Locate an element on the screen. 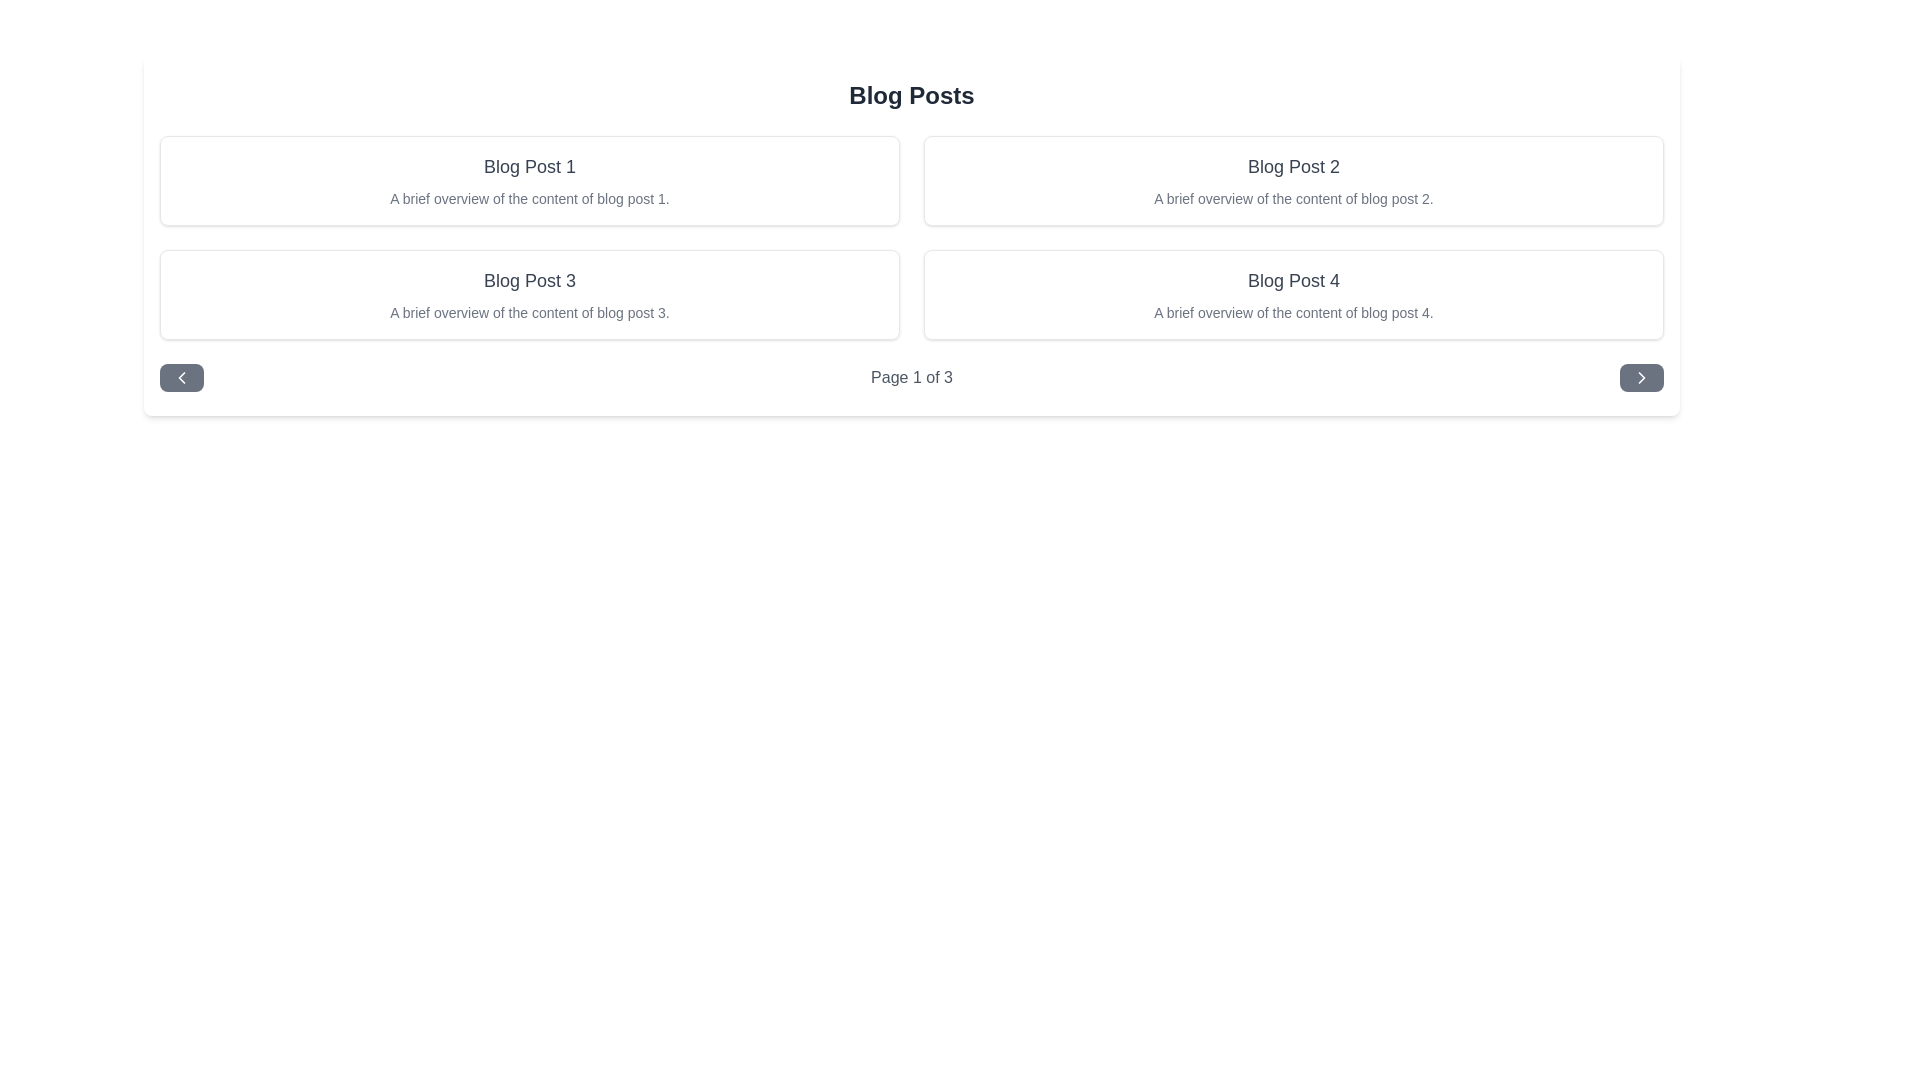  the text heading 'Blog Post 3' to select the text is located at coordinates (529, 281).